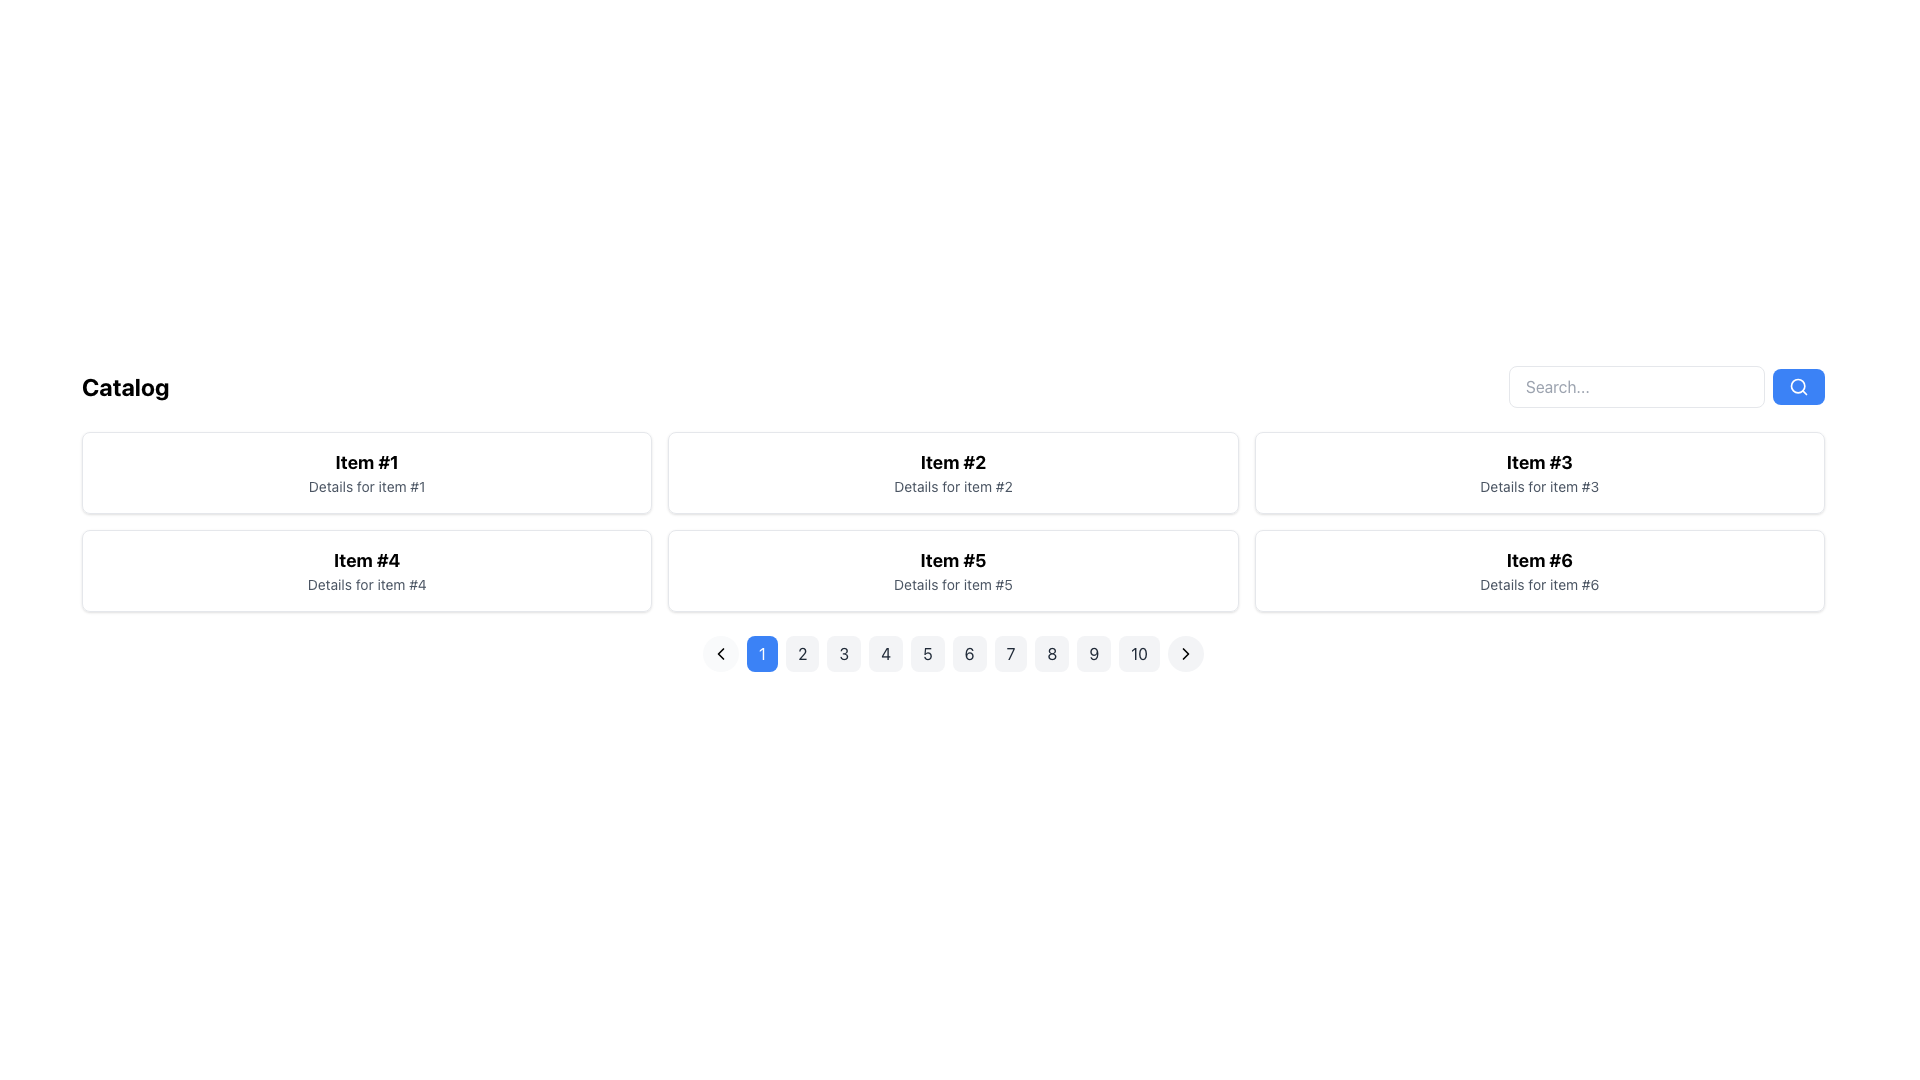  What do you see at coordinates (1666, 386) in the screenshot?
I see `the button in the composite UI component that allows users` at bounding box center [1666, 386].